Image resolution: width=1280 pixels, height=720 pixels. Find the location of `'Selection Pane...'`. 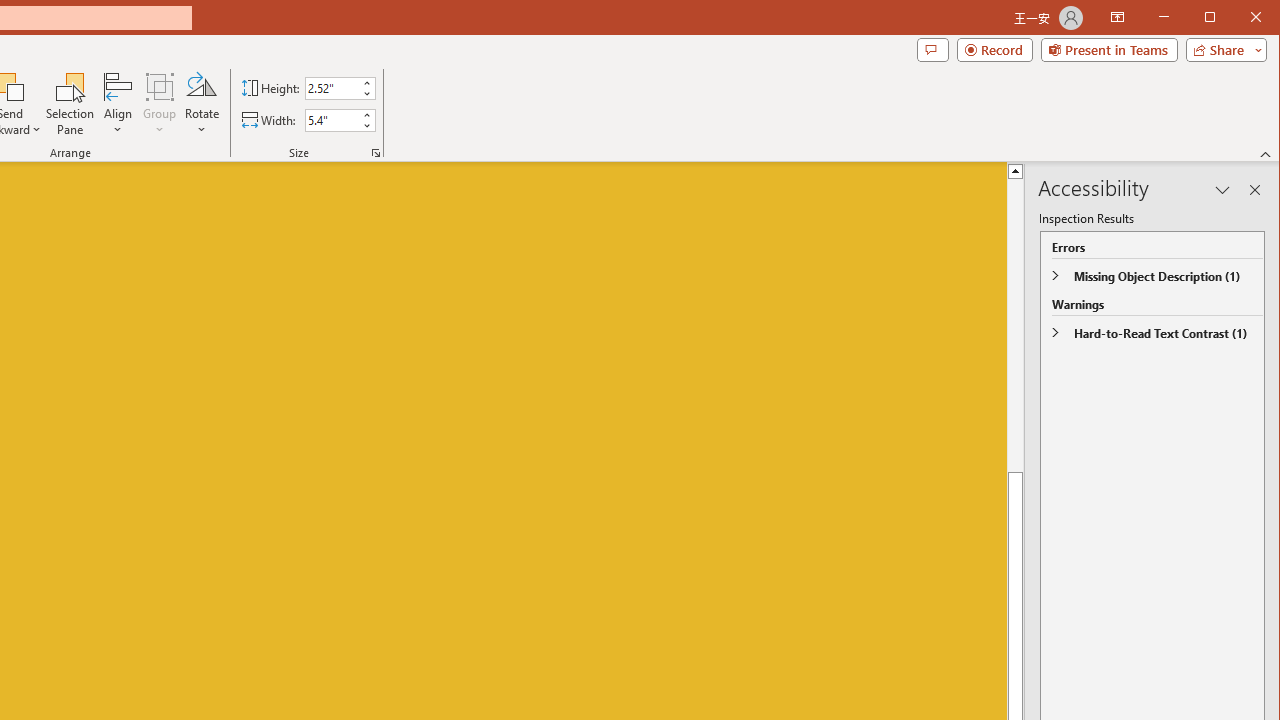

'Selection Pane...' is located at coordinates (70, 104).